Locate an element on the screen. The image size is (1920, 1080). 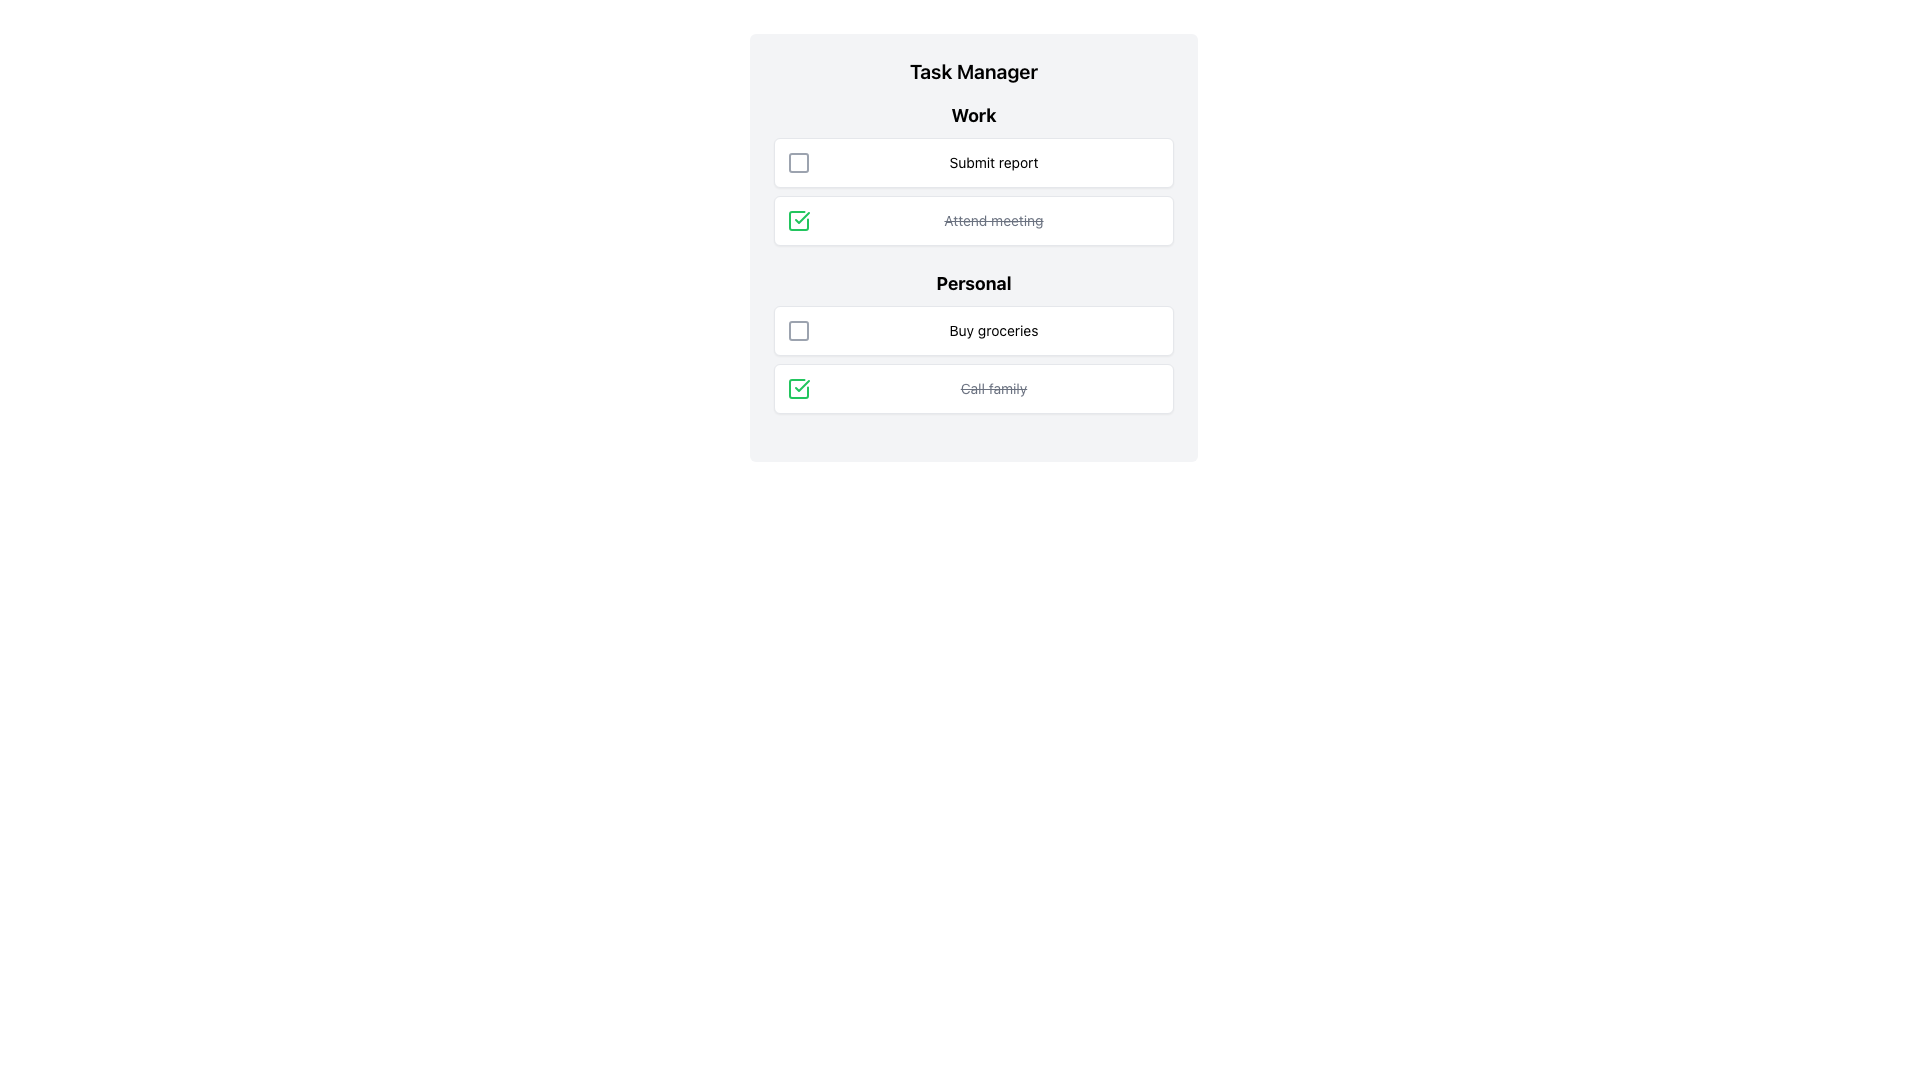
the text display element showing 'Call family', which has a strikethrough style and is located in the 'Personal' section of tasks is located at coordinates (993, 389).